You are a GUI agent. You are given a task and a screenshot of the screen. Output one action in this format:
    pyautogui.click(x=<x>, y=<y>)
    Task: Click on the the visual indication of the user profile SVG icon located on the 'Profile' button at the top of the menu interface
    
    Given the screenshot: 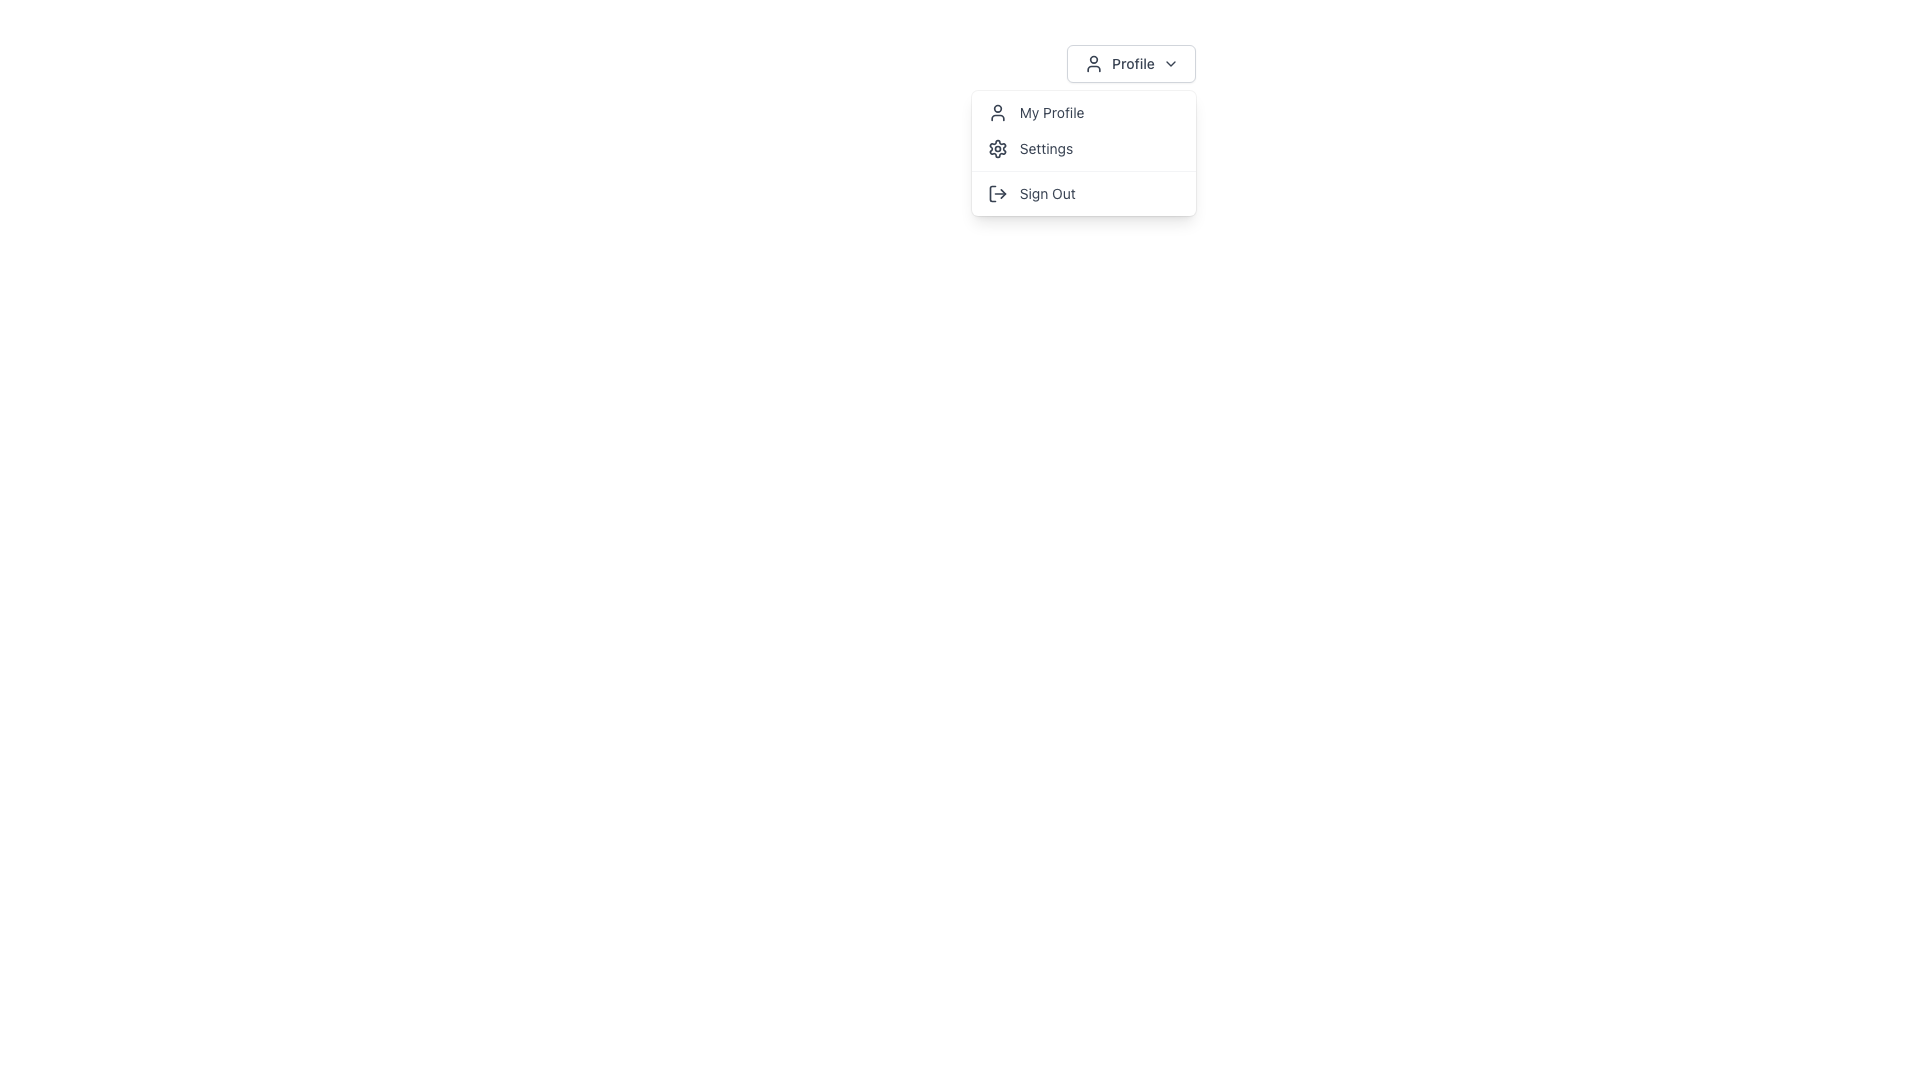 What is the action you would take?
    pyautogui.click(x=1093, y=63)
    